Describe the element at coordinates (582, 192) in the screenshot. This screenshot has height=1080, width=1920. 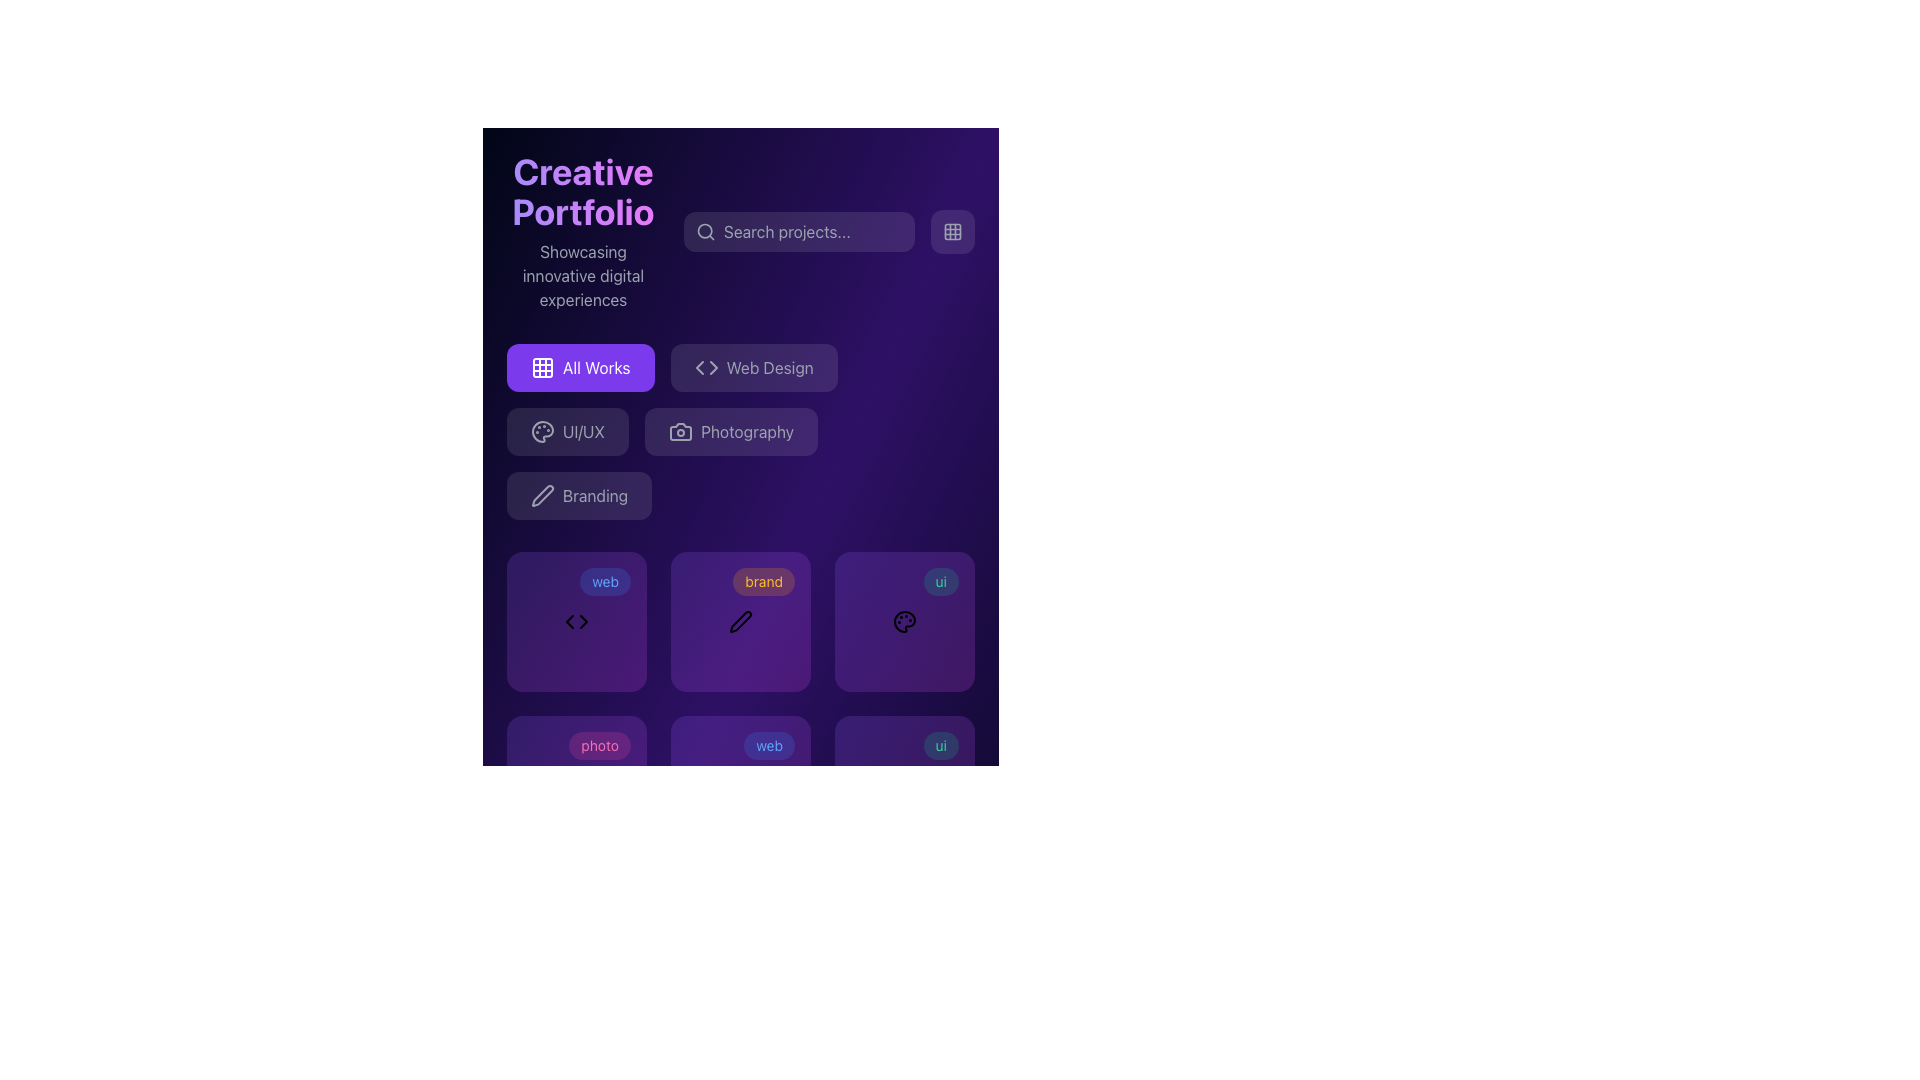
I see `the header title text label that identifies the main theme of the interface related` at that location.